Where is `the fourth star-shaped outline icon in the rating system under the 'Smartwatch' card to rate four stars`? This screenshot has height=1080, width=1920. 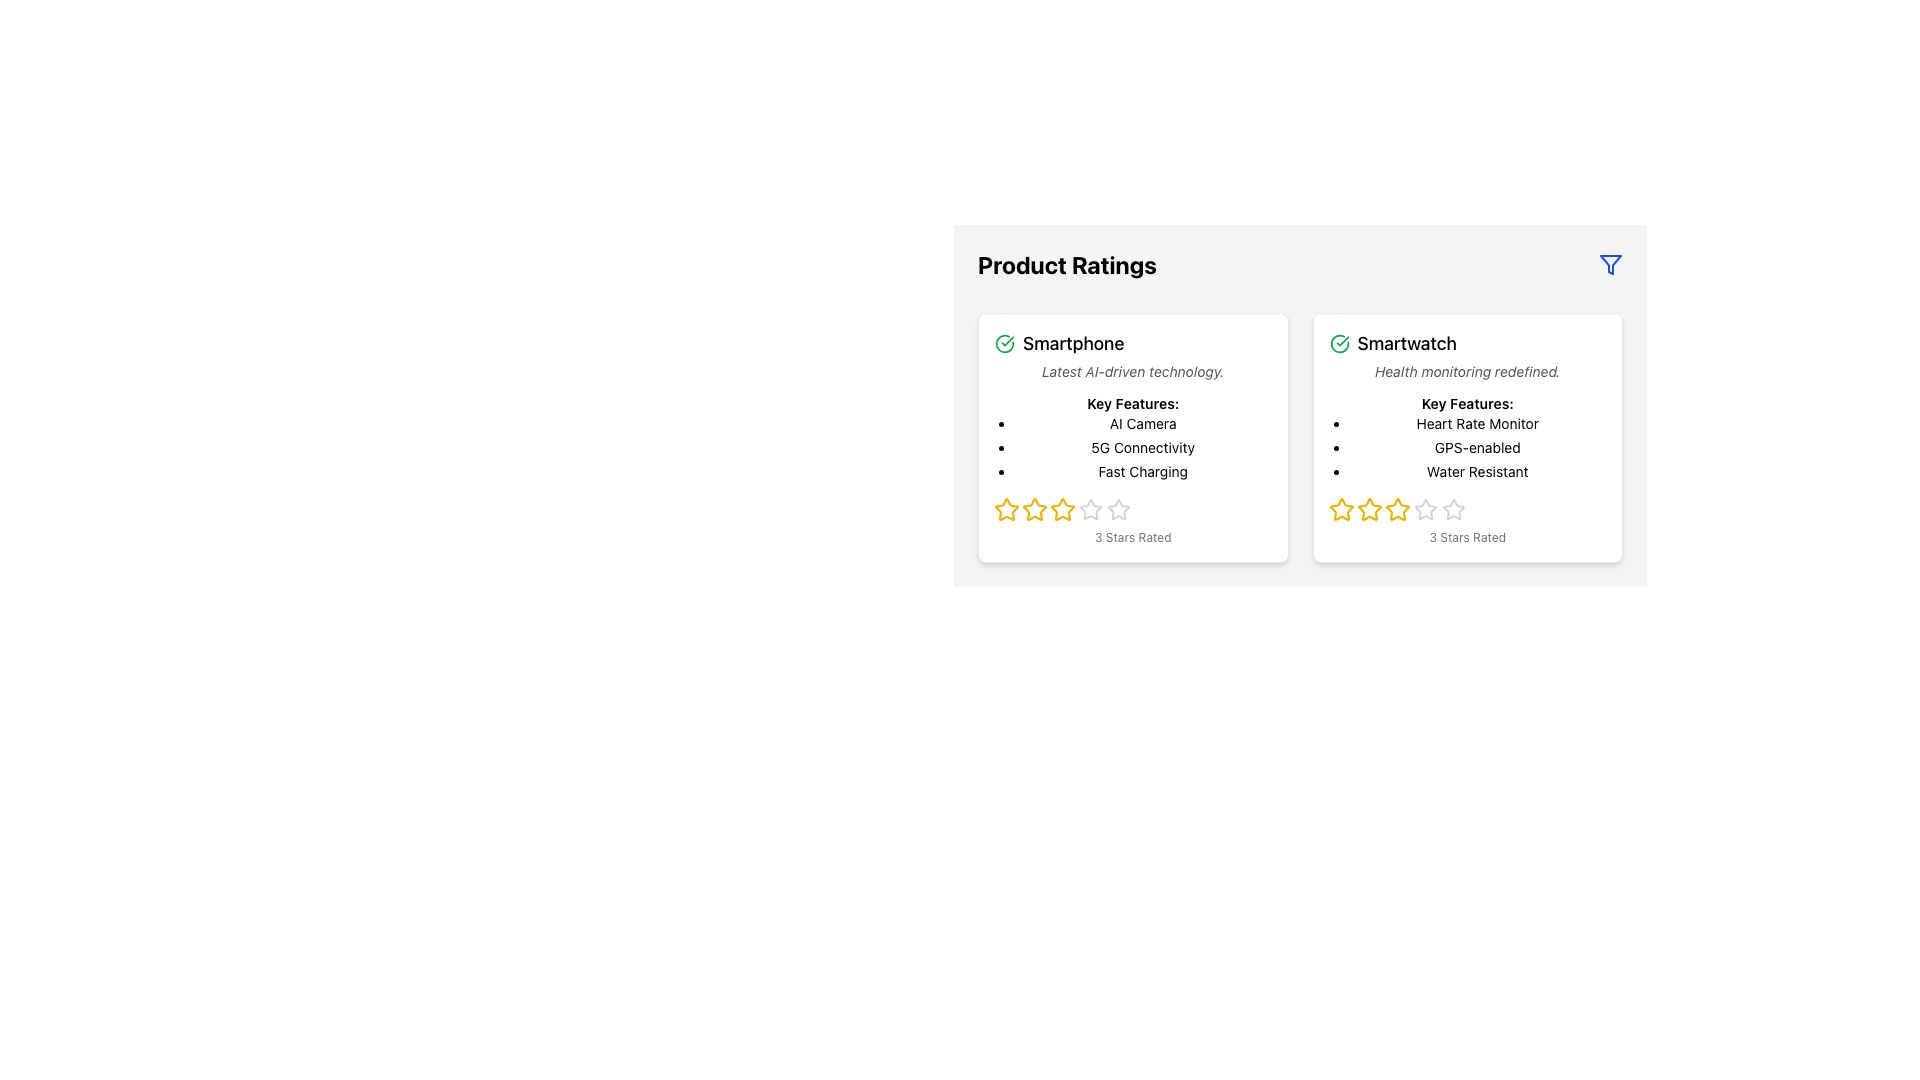
the fourth star-shaped outline icon in the rating system under the 'Smartwatch' card to rate four stars is located at coordinates (1424, 508).